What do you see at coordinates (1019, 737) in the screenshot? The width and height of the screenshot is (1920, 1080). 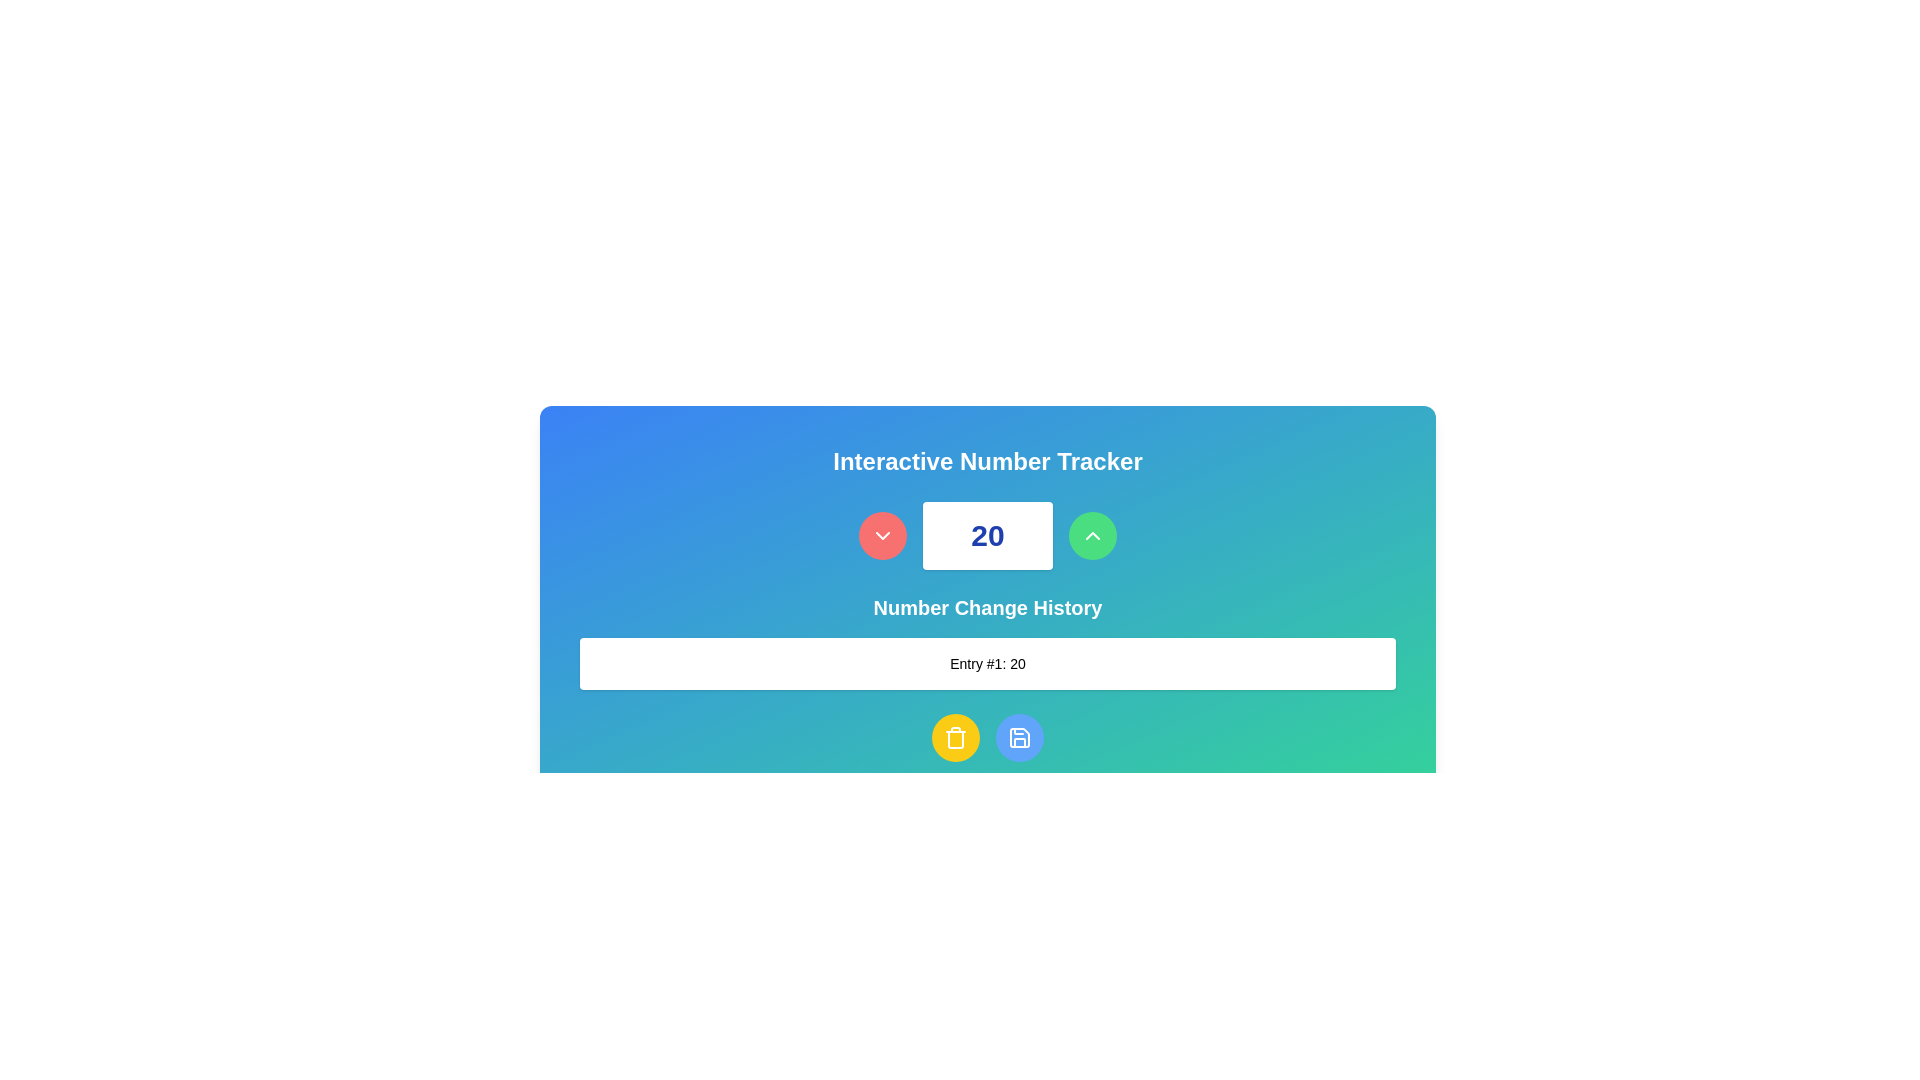 I see `the circular blue save button with a floppy disk icon located towards the bottom-right of the interface` at bounding box center [1019, 737].